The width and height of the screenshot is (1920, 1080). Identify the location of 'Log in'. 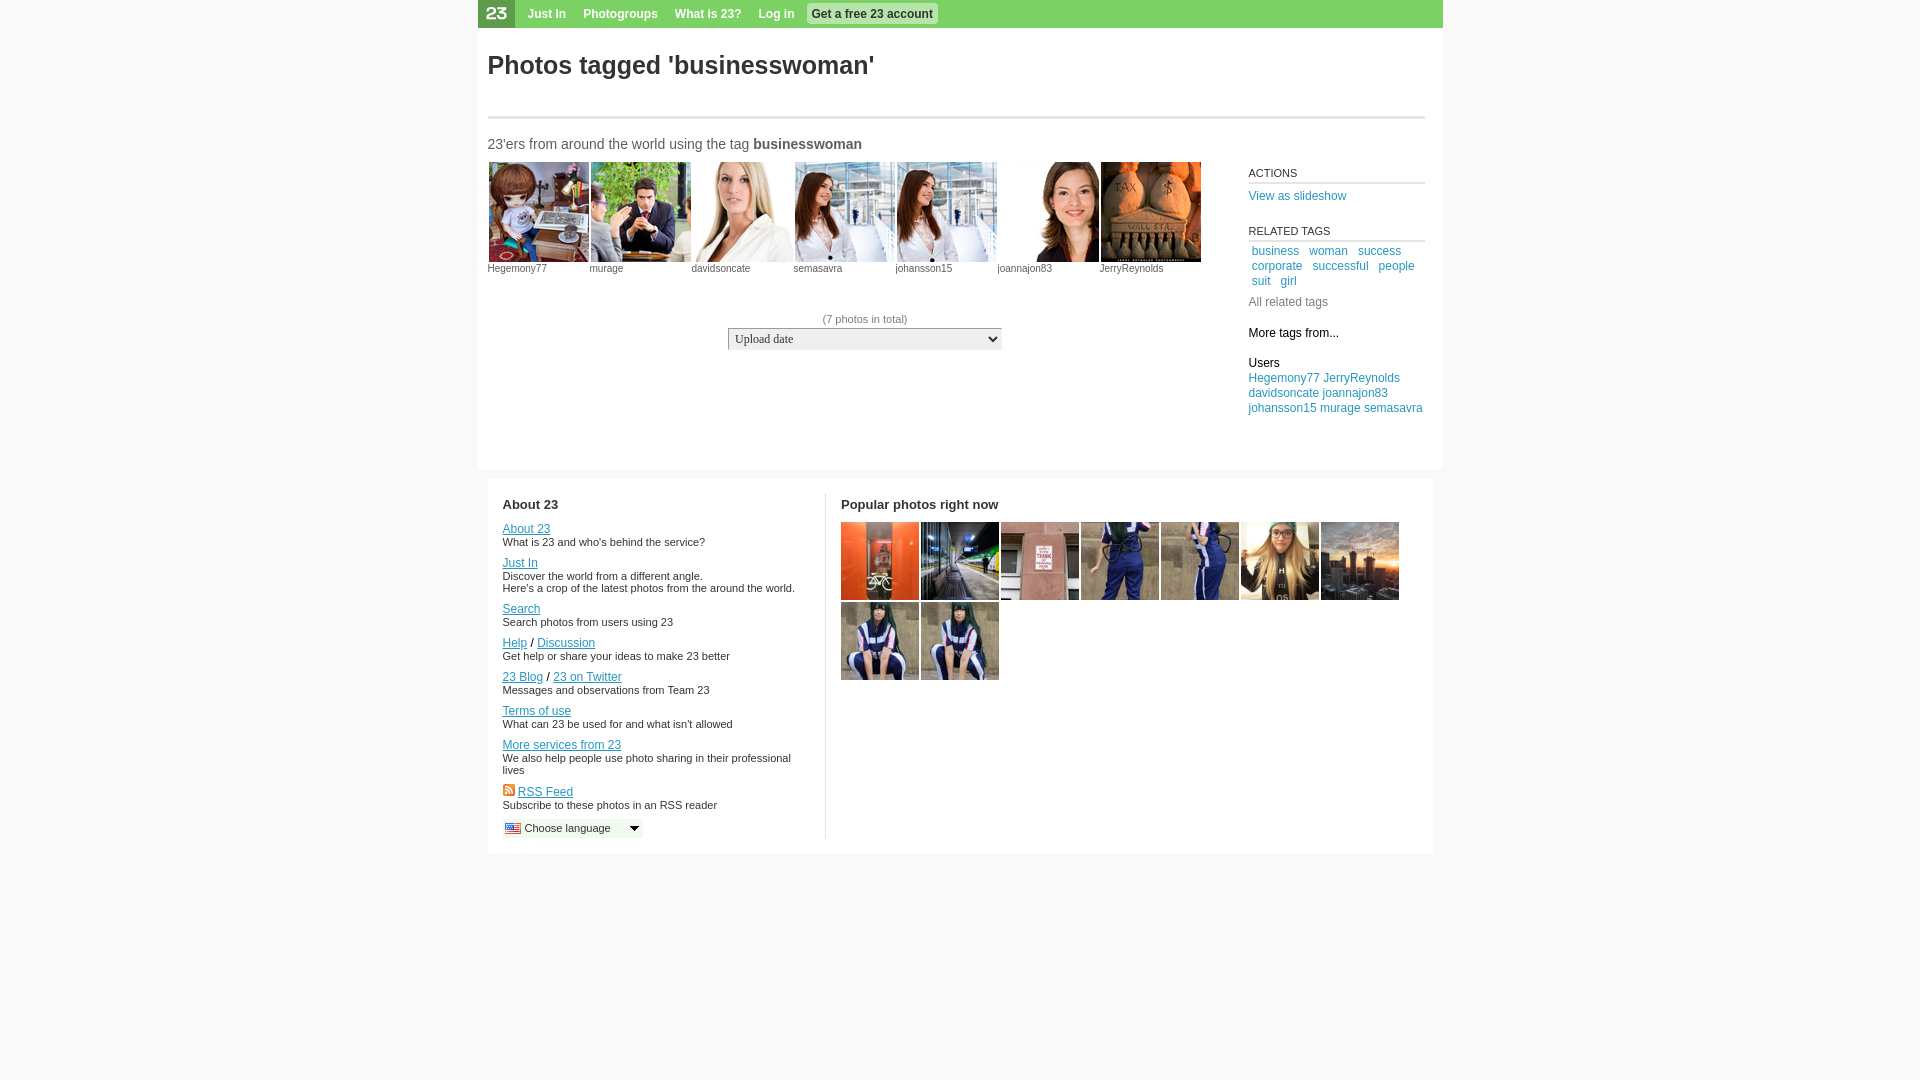
(776, 14).